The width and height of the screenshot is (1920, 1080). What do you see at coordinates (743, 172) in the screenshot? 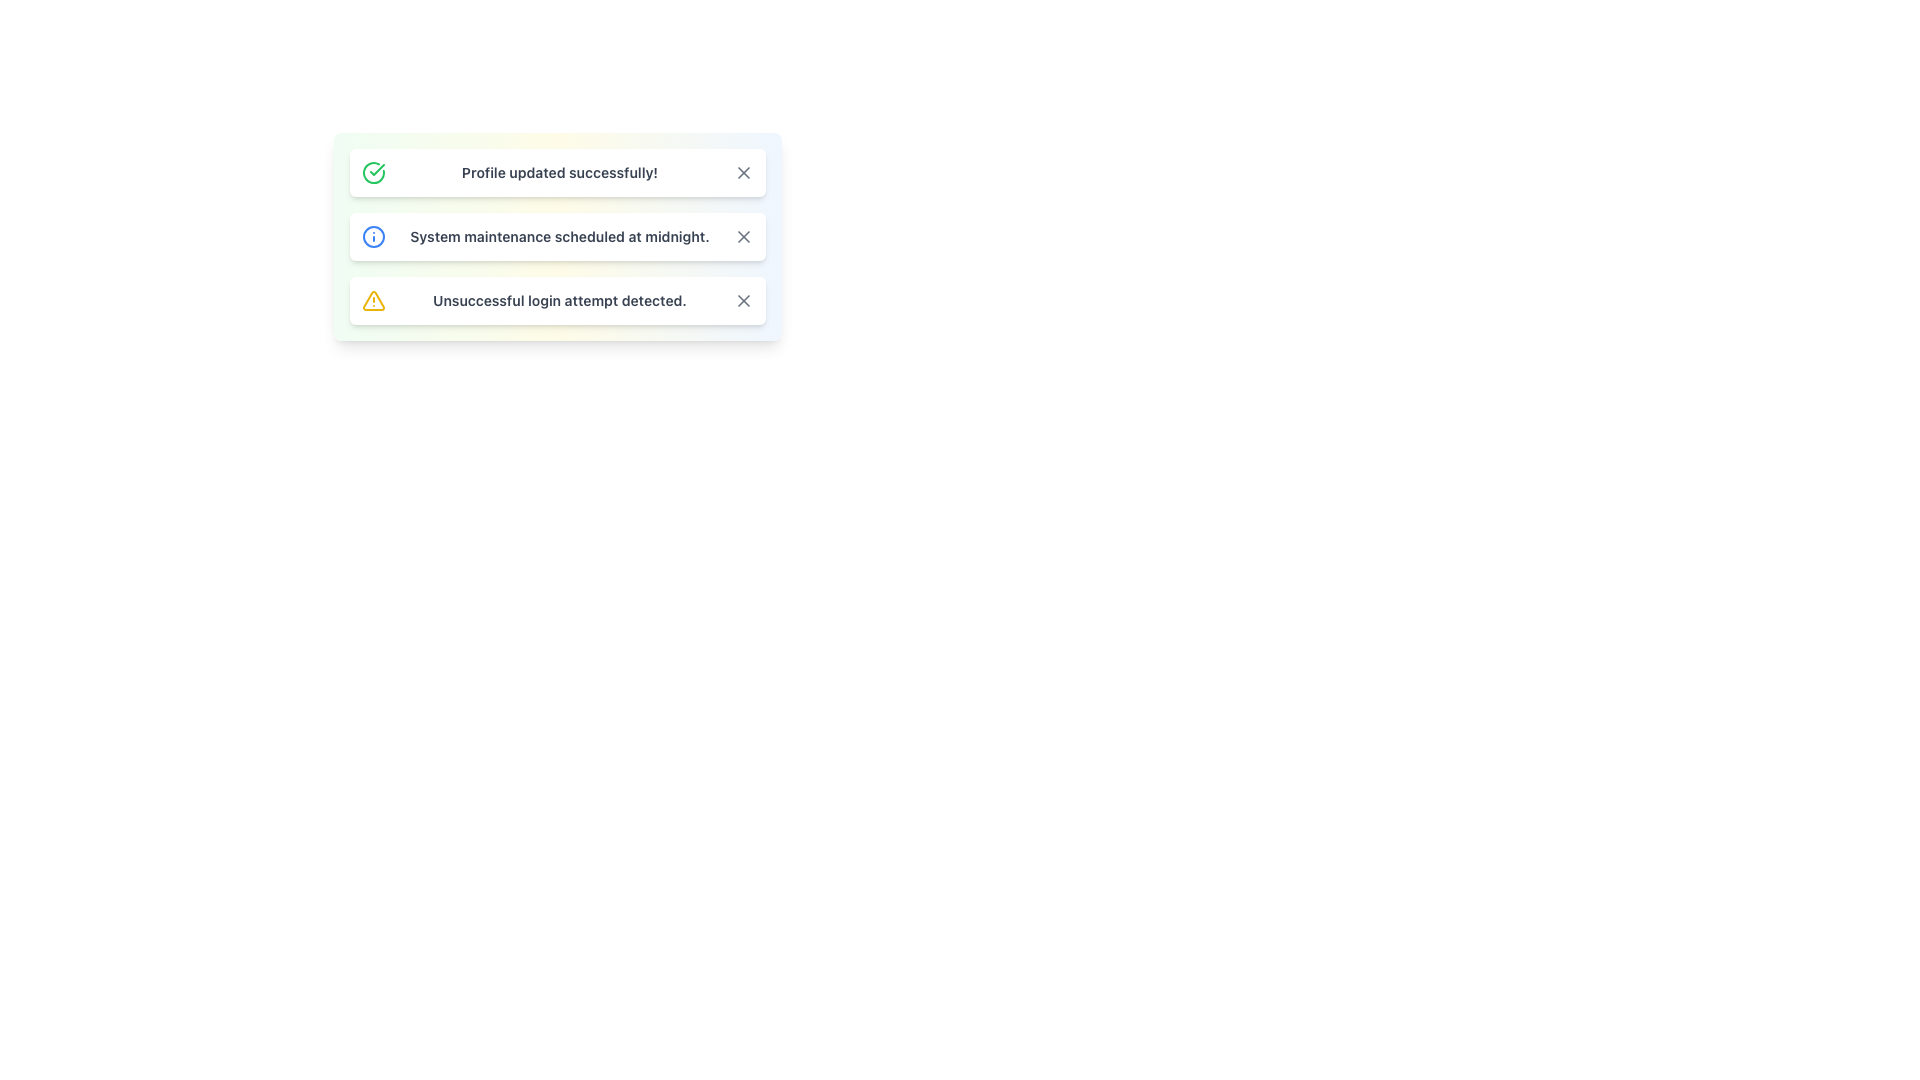
I see `the close button located at the top-right corner of the notification card` at bounding box center [743, 172].